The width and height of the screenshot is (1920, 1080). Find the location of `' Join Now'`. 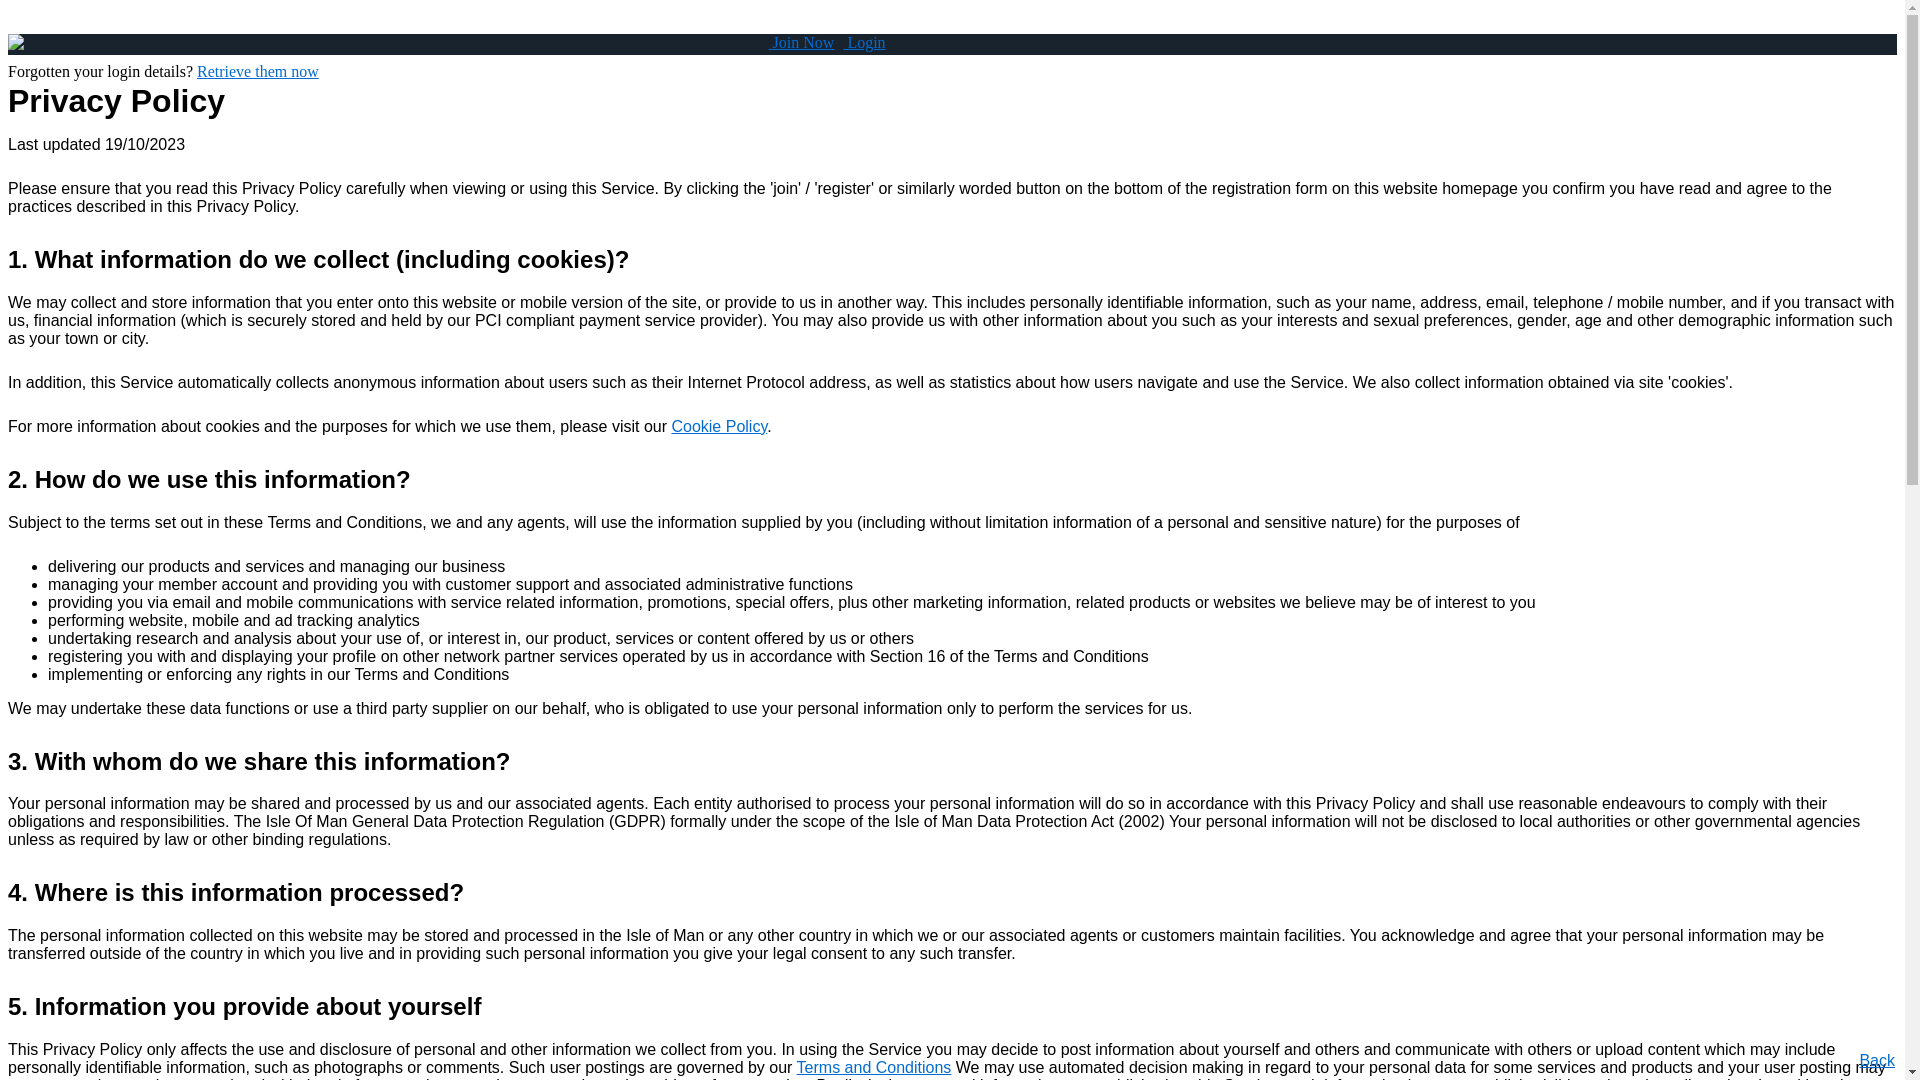

' Join Now' is located at coordinates (767, 42).